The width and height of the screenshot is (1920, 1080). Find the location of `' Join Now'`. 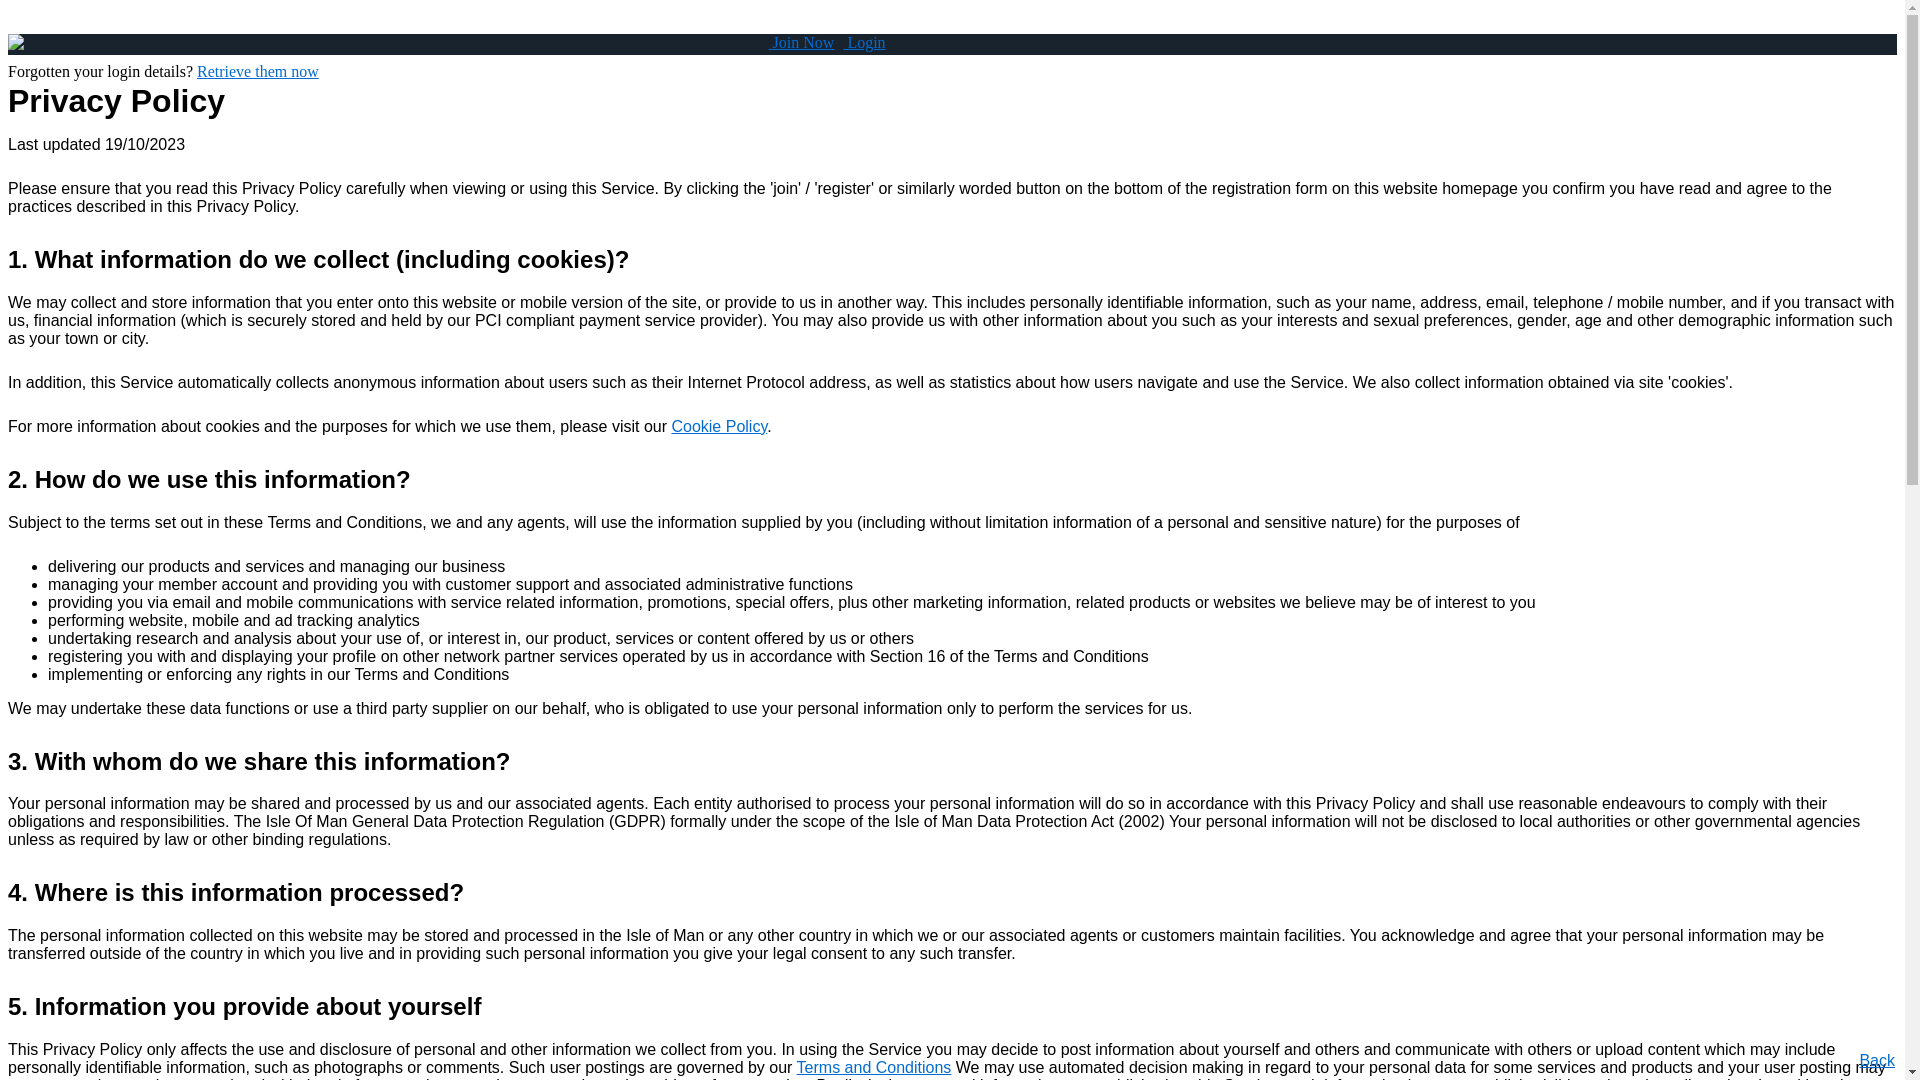

' Join Now' is located at coordinates (767, 42).